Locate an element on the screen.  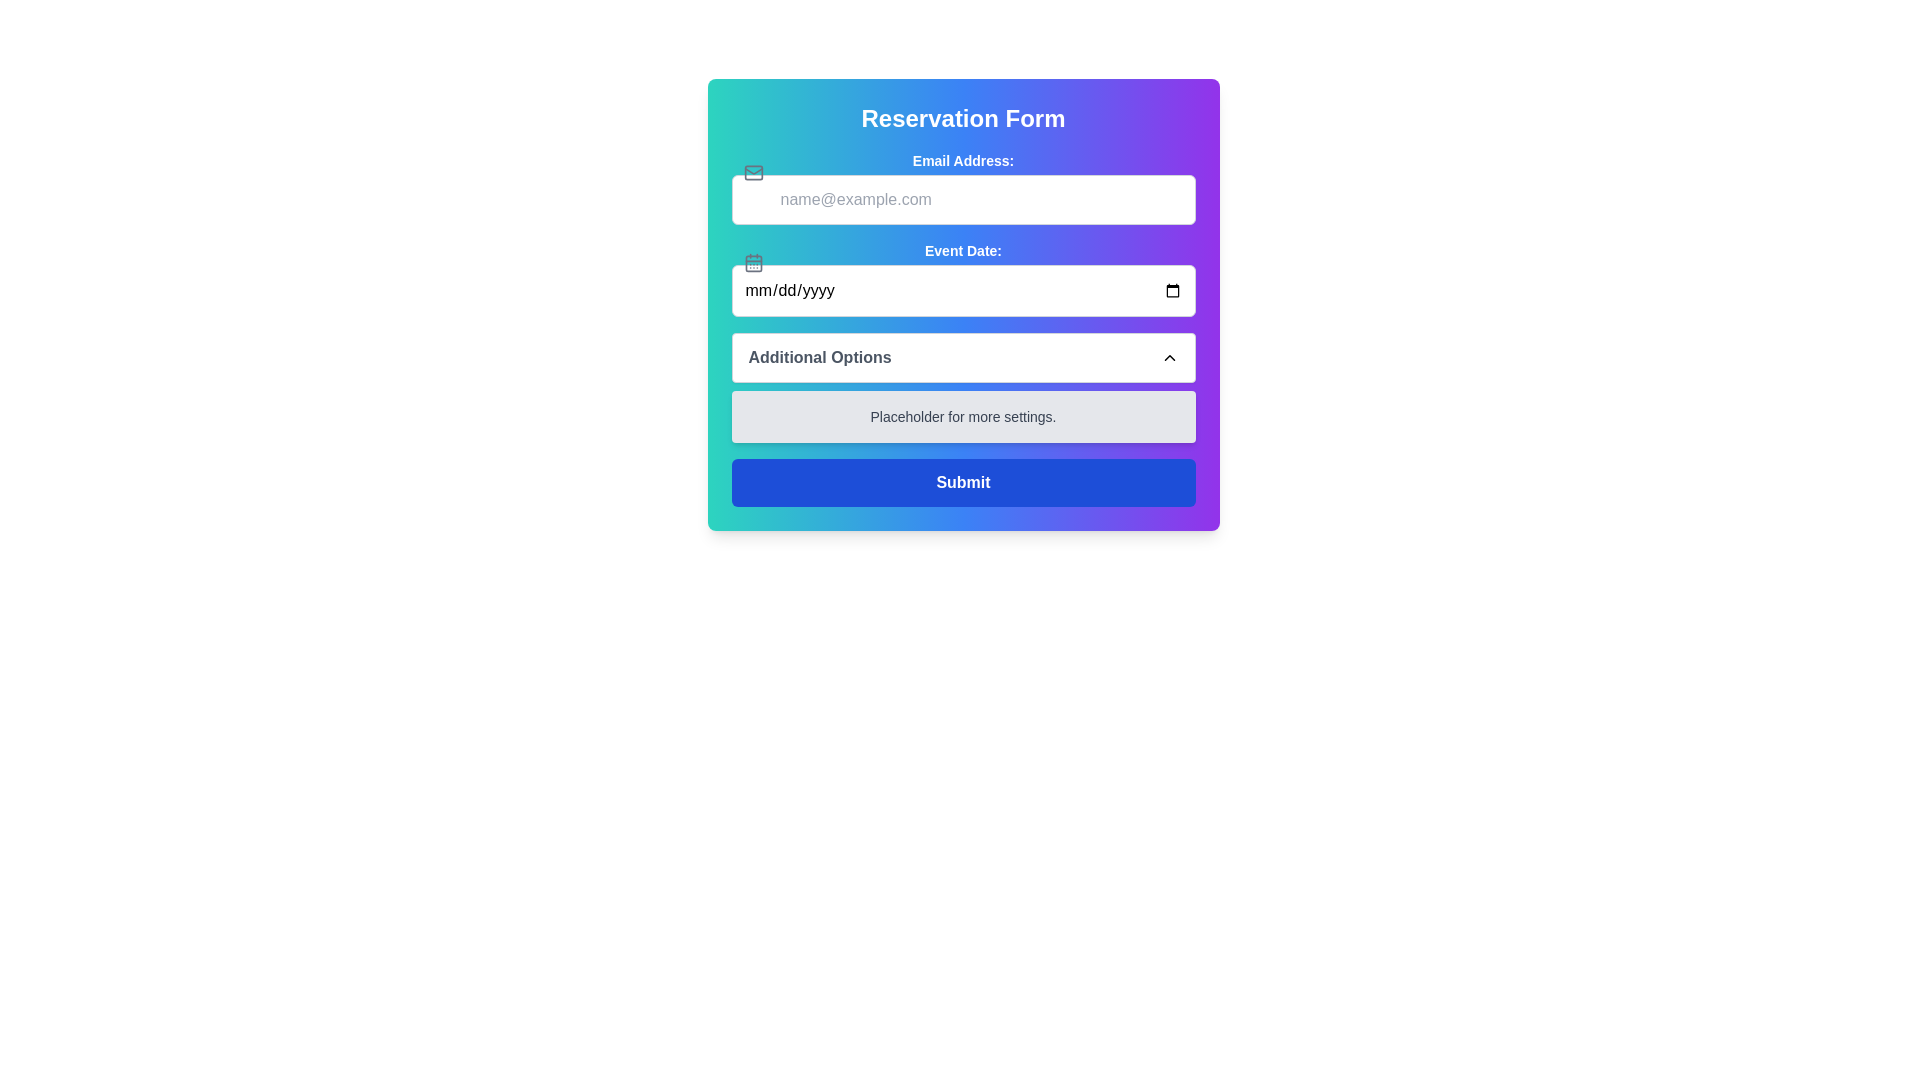
the Date Input Field, which is the second input field in the 'Reservation Form' section is located at coordinates (963, 278).